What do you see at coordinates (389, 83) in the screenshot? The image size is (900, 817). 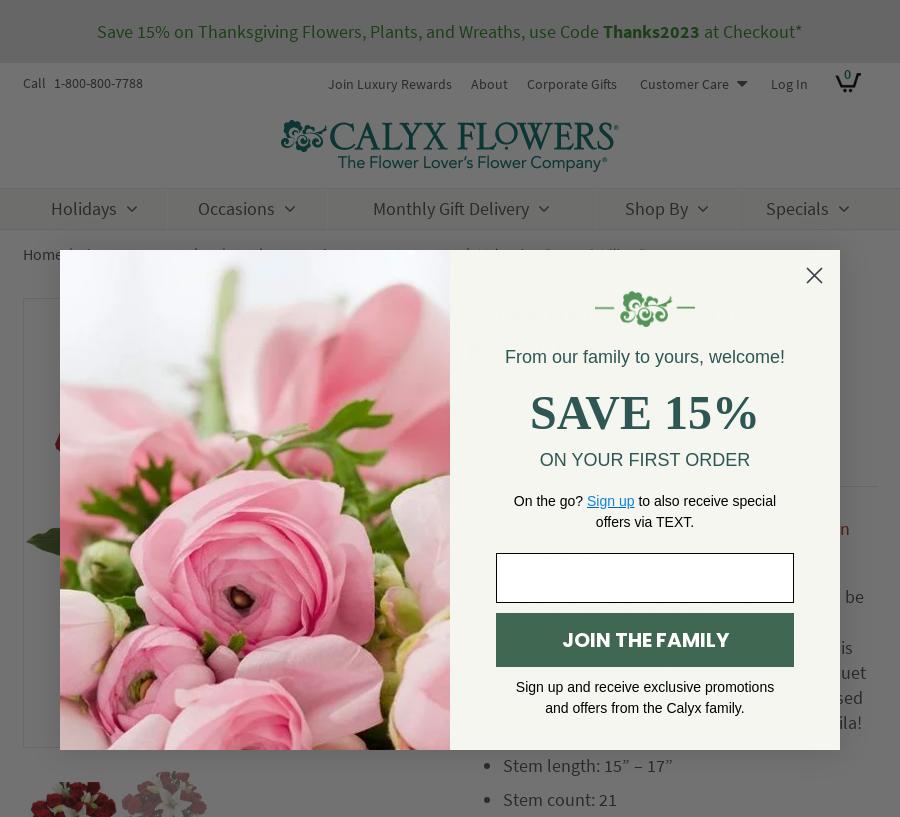 I see `'Join Luxury Rewards'` at bounding box center [389, 83].